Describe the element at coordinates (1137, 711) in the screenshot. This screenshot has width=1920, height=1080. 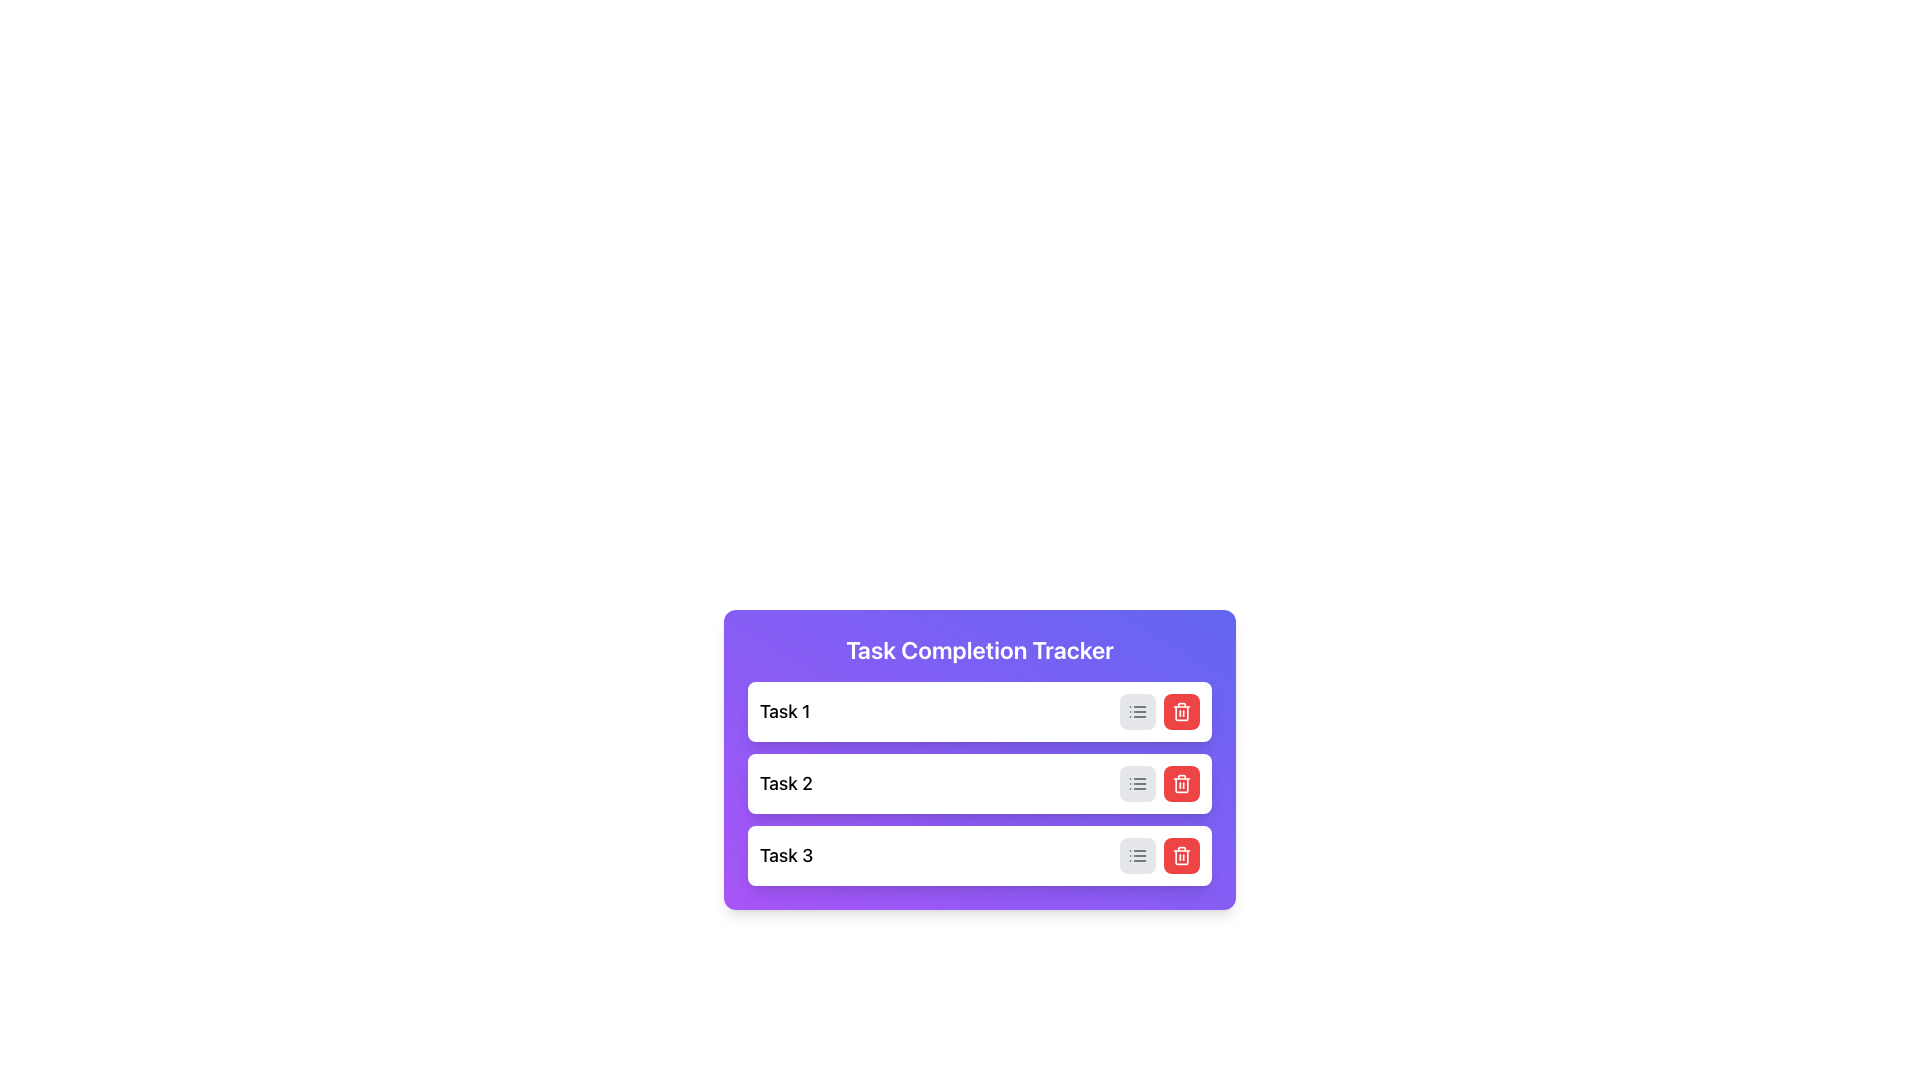
I see `the control button located to the right of 'Task 1' in the 'Task Completion Tracker'` at that location.